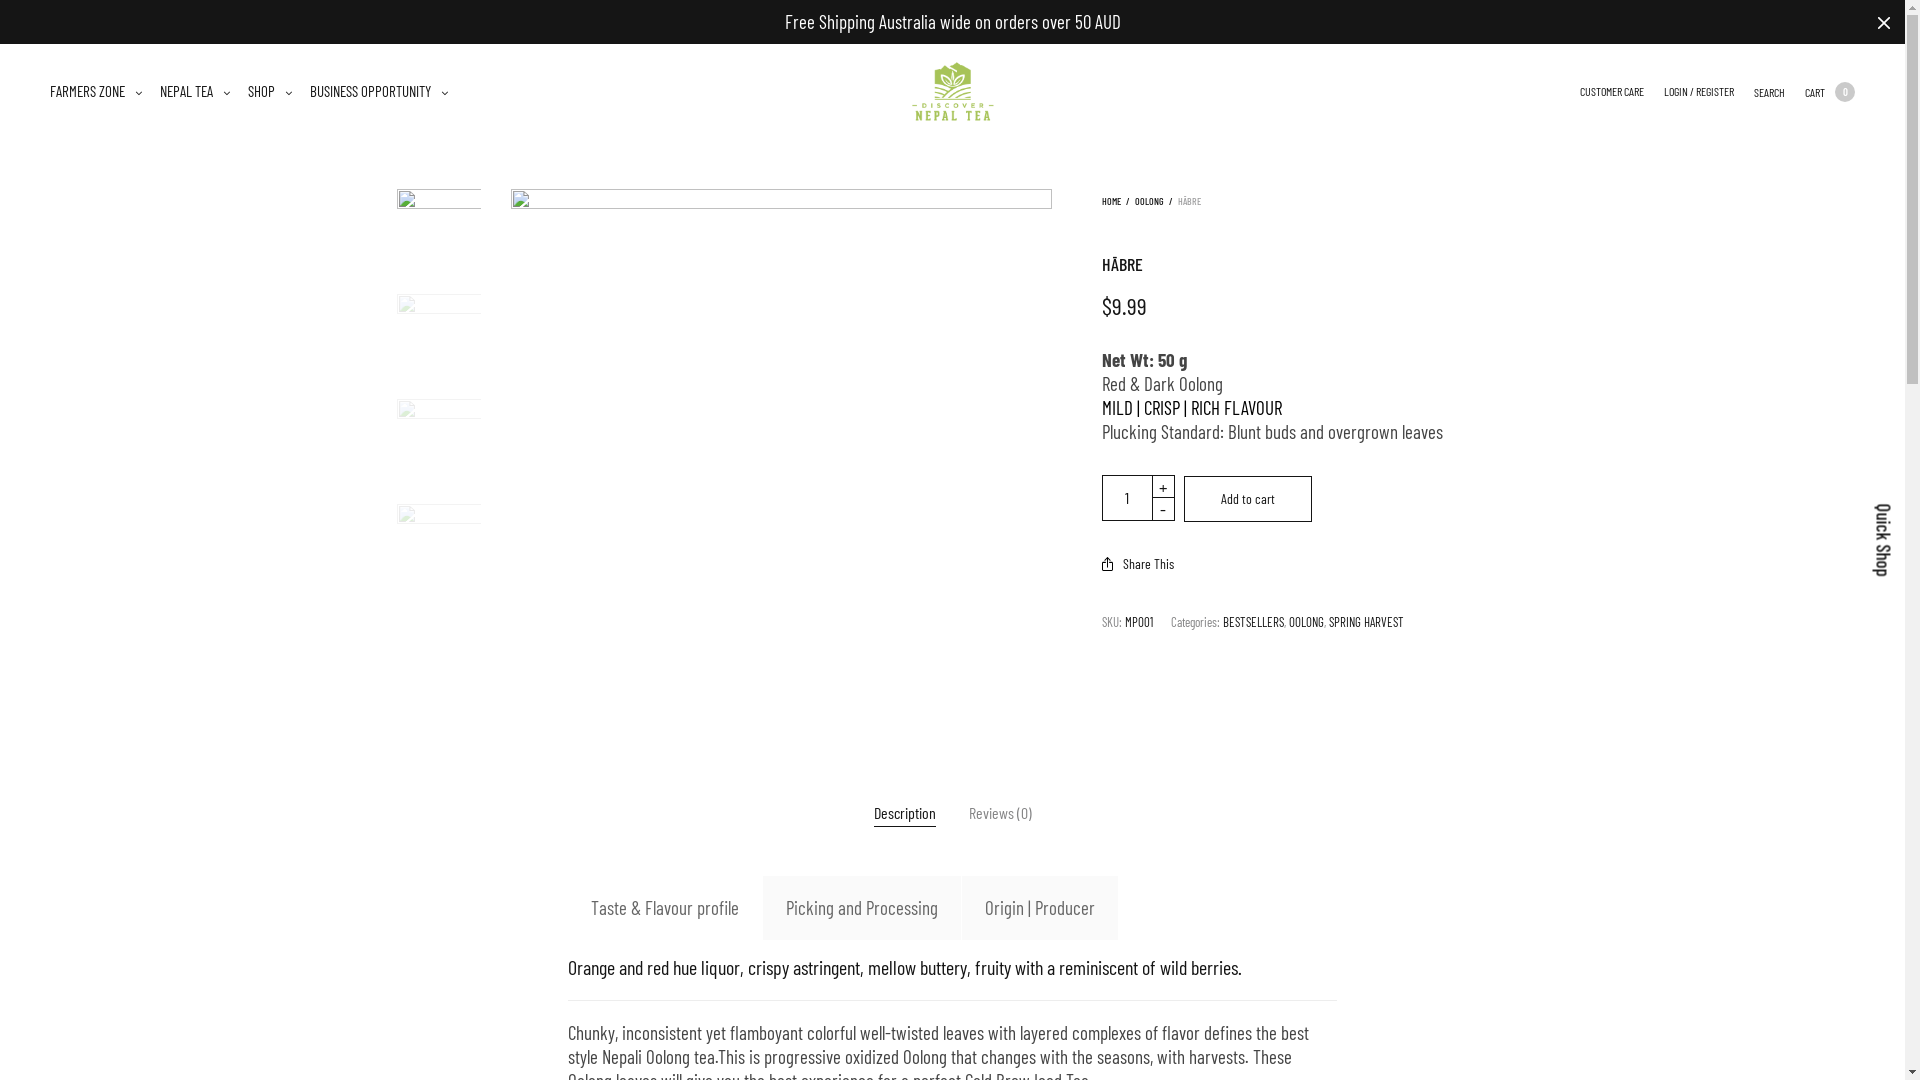 This screenshot has width=1920, height=1080. What do you see at coordinates (1329, 620) in the screenshot?
I see `'SPRING HARVEST'` at bounding box center [1329, 620].